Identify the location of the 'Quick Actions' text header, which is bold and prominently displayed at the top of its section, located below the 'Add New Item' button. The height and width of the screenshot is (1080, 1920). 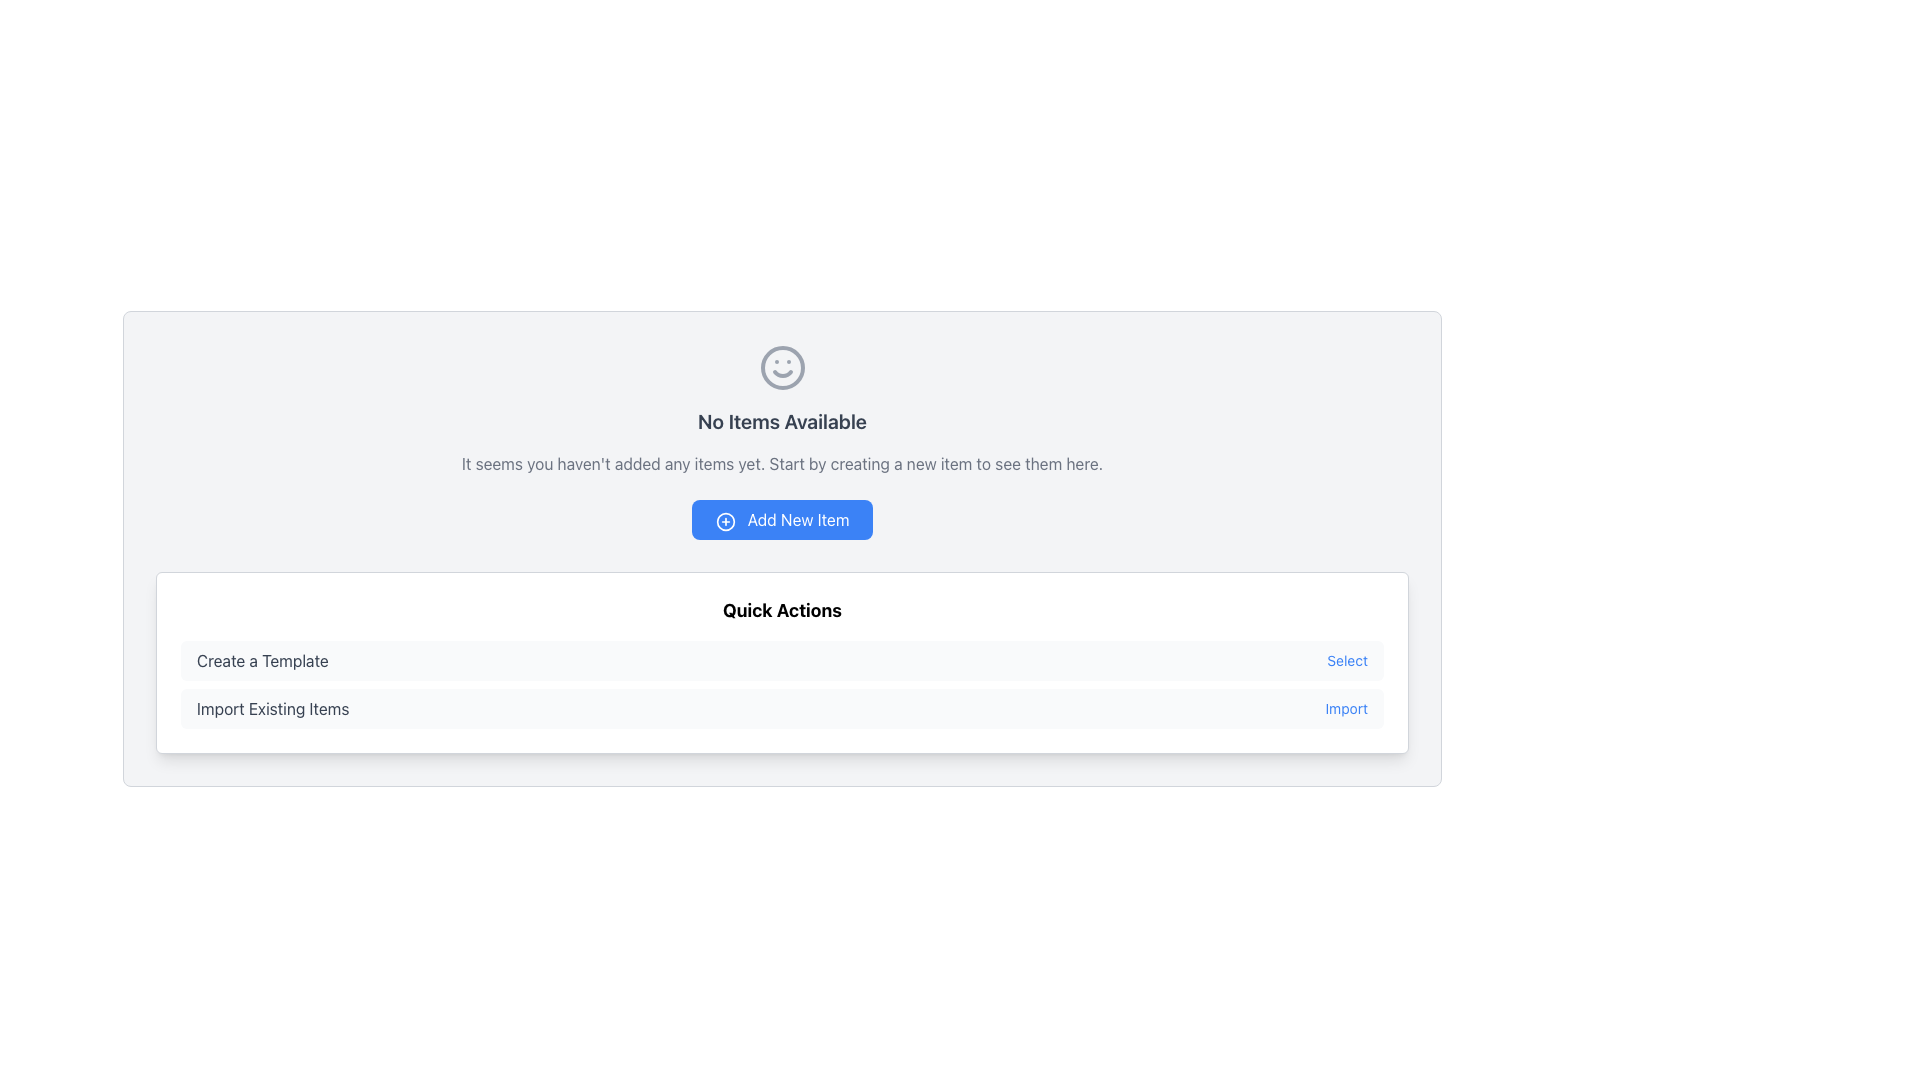
(781, 609).